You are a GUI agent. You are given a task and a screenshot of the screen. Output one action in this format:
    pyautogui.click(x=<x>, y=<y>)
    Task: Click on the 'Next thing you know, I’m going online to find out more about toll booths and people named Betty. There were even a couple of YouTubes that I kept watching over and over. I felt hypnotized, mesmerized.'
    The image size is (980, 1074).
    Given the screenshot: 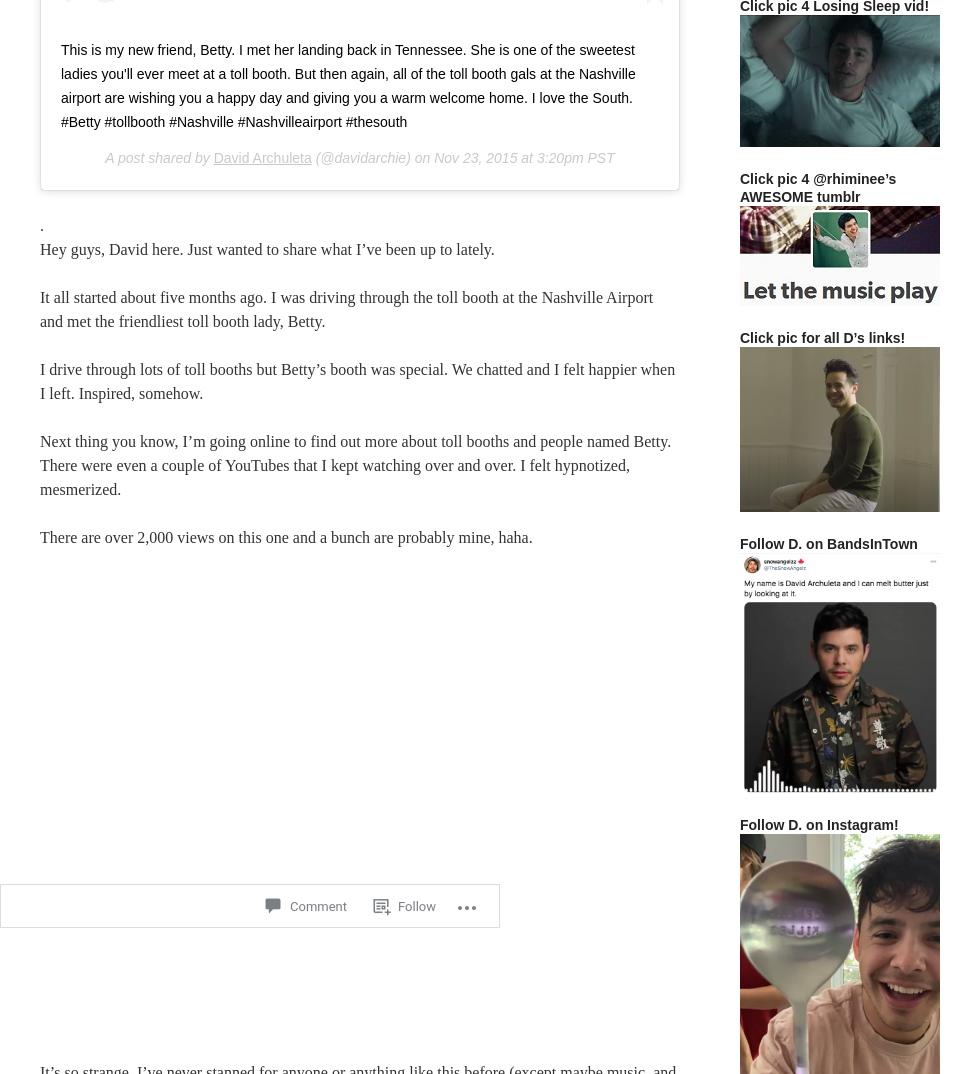 What is the action you would take?
    pyautogui.click(x=39, y=463)
    